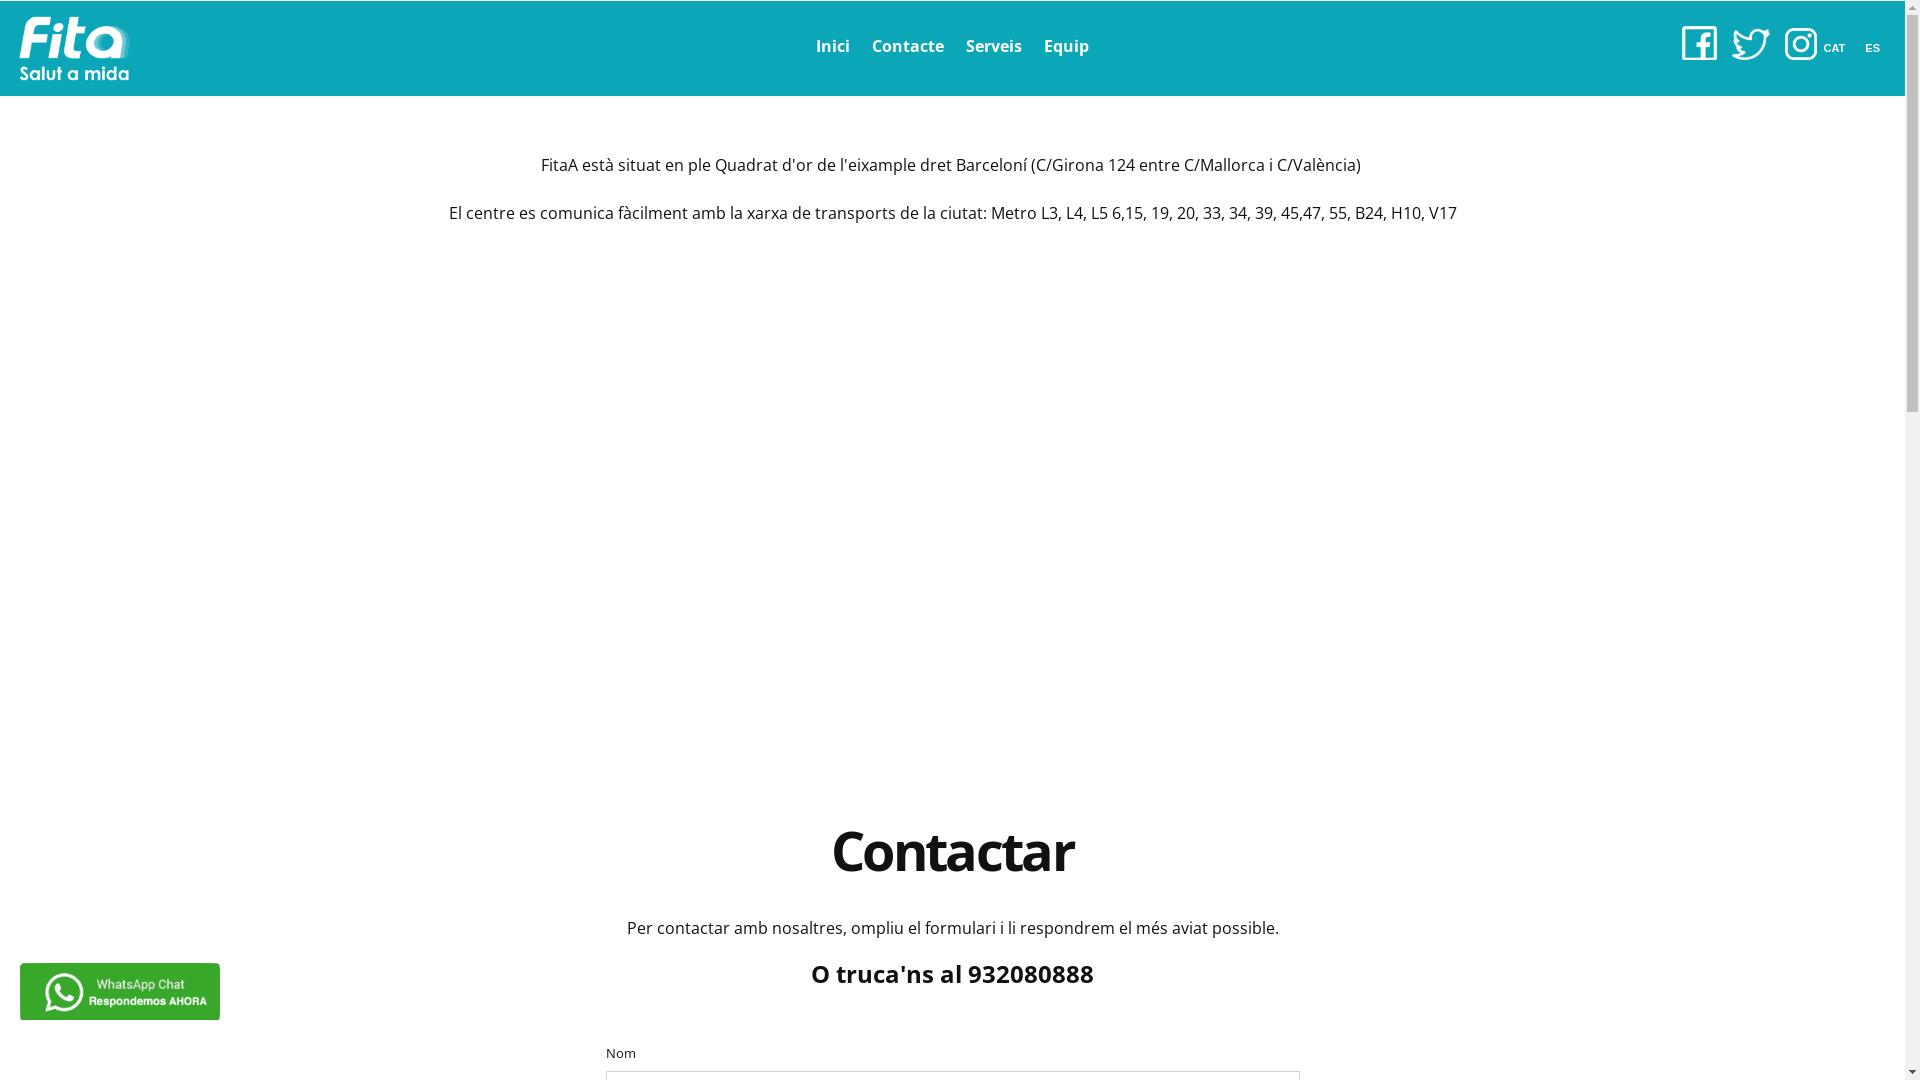  I want to click on 'CAT', so click(1839, 46).